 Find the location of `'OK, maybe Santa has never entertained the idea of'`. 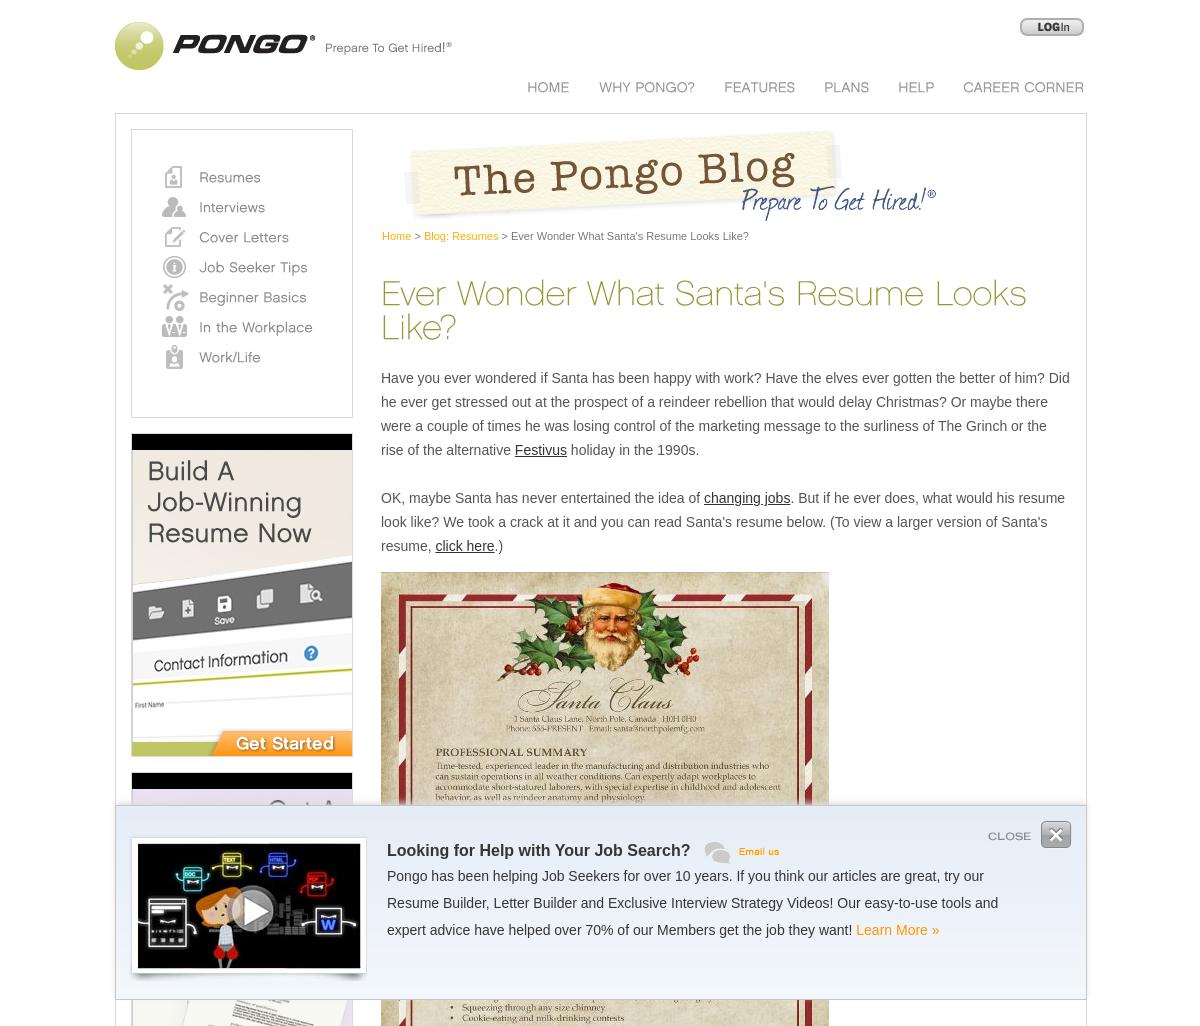

'OK, maybe Santa has never entertained the idea of' is located at coordinates (381, 497).